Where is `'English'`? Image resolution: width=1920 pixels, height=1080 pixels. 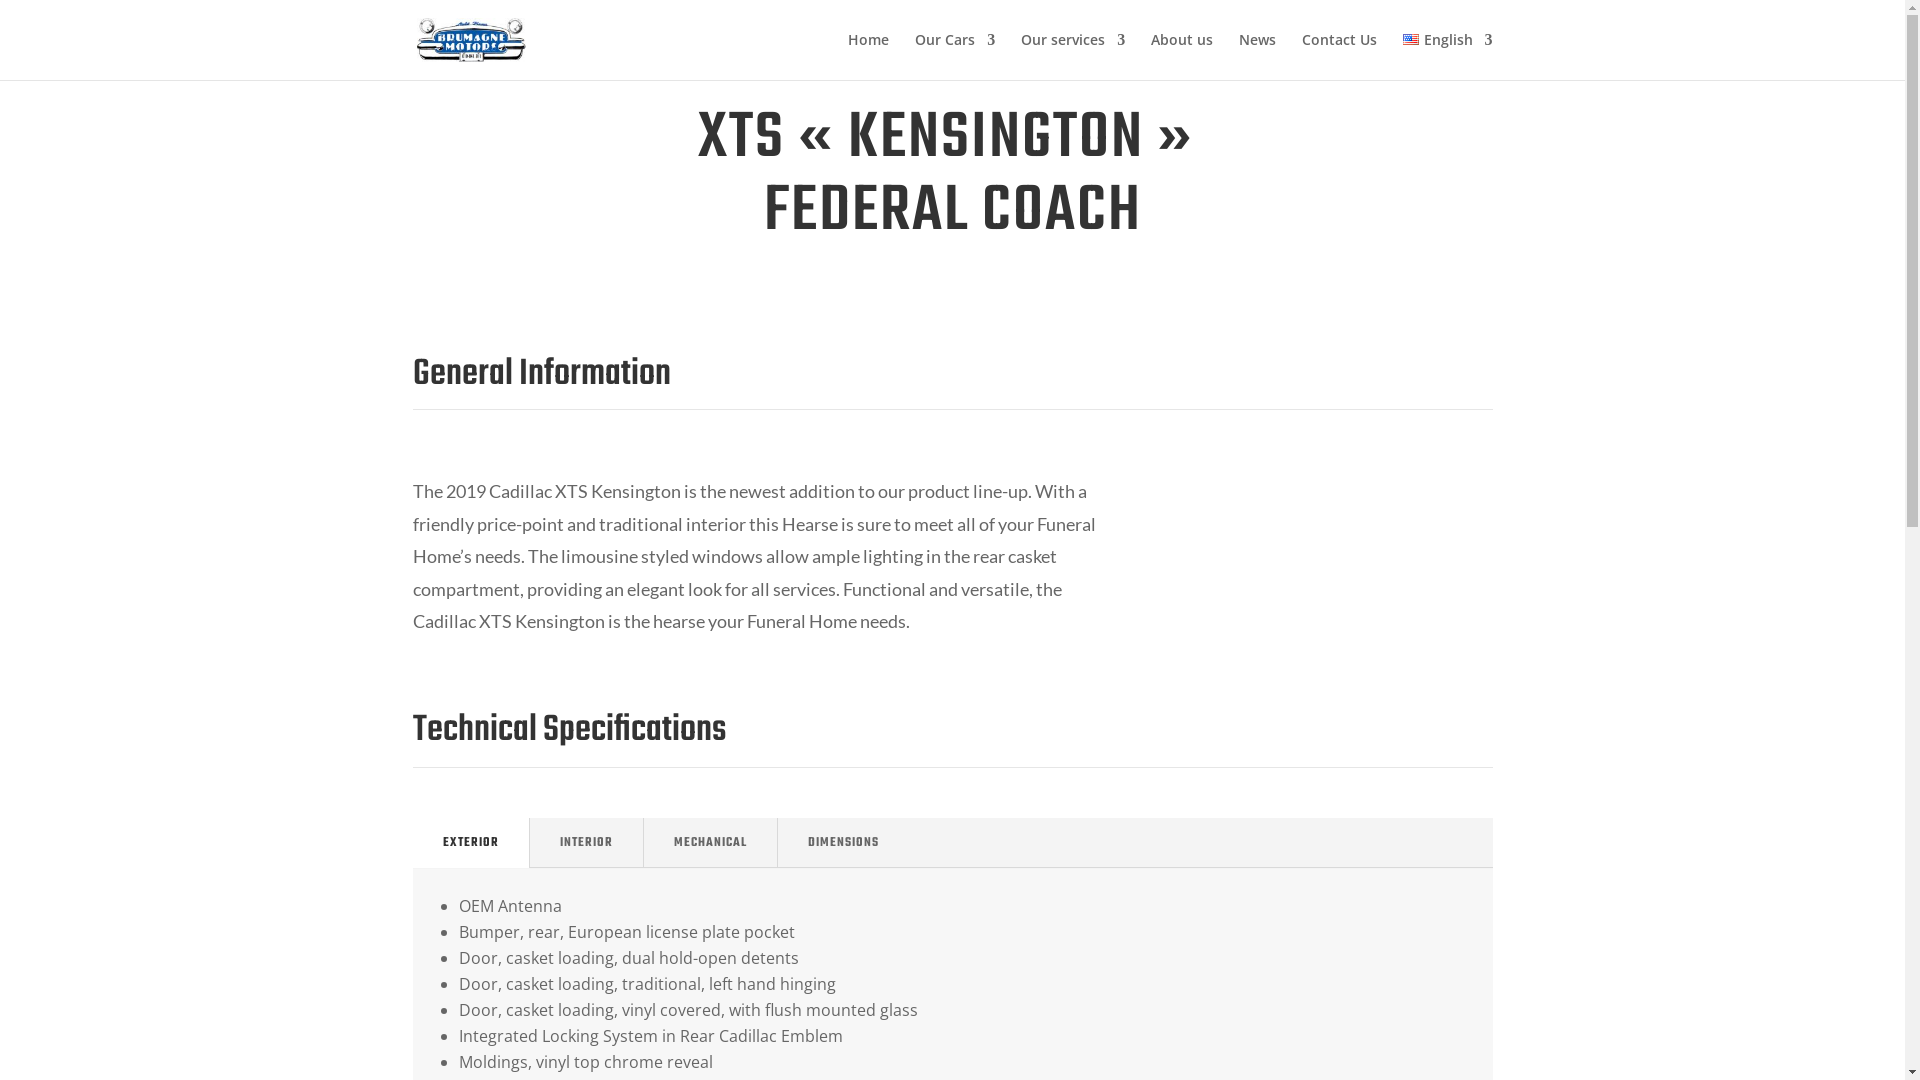 'English' is located at coordinates (1447, 55).